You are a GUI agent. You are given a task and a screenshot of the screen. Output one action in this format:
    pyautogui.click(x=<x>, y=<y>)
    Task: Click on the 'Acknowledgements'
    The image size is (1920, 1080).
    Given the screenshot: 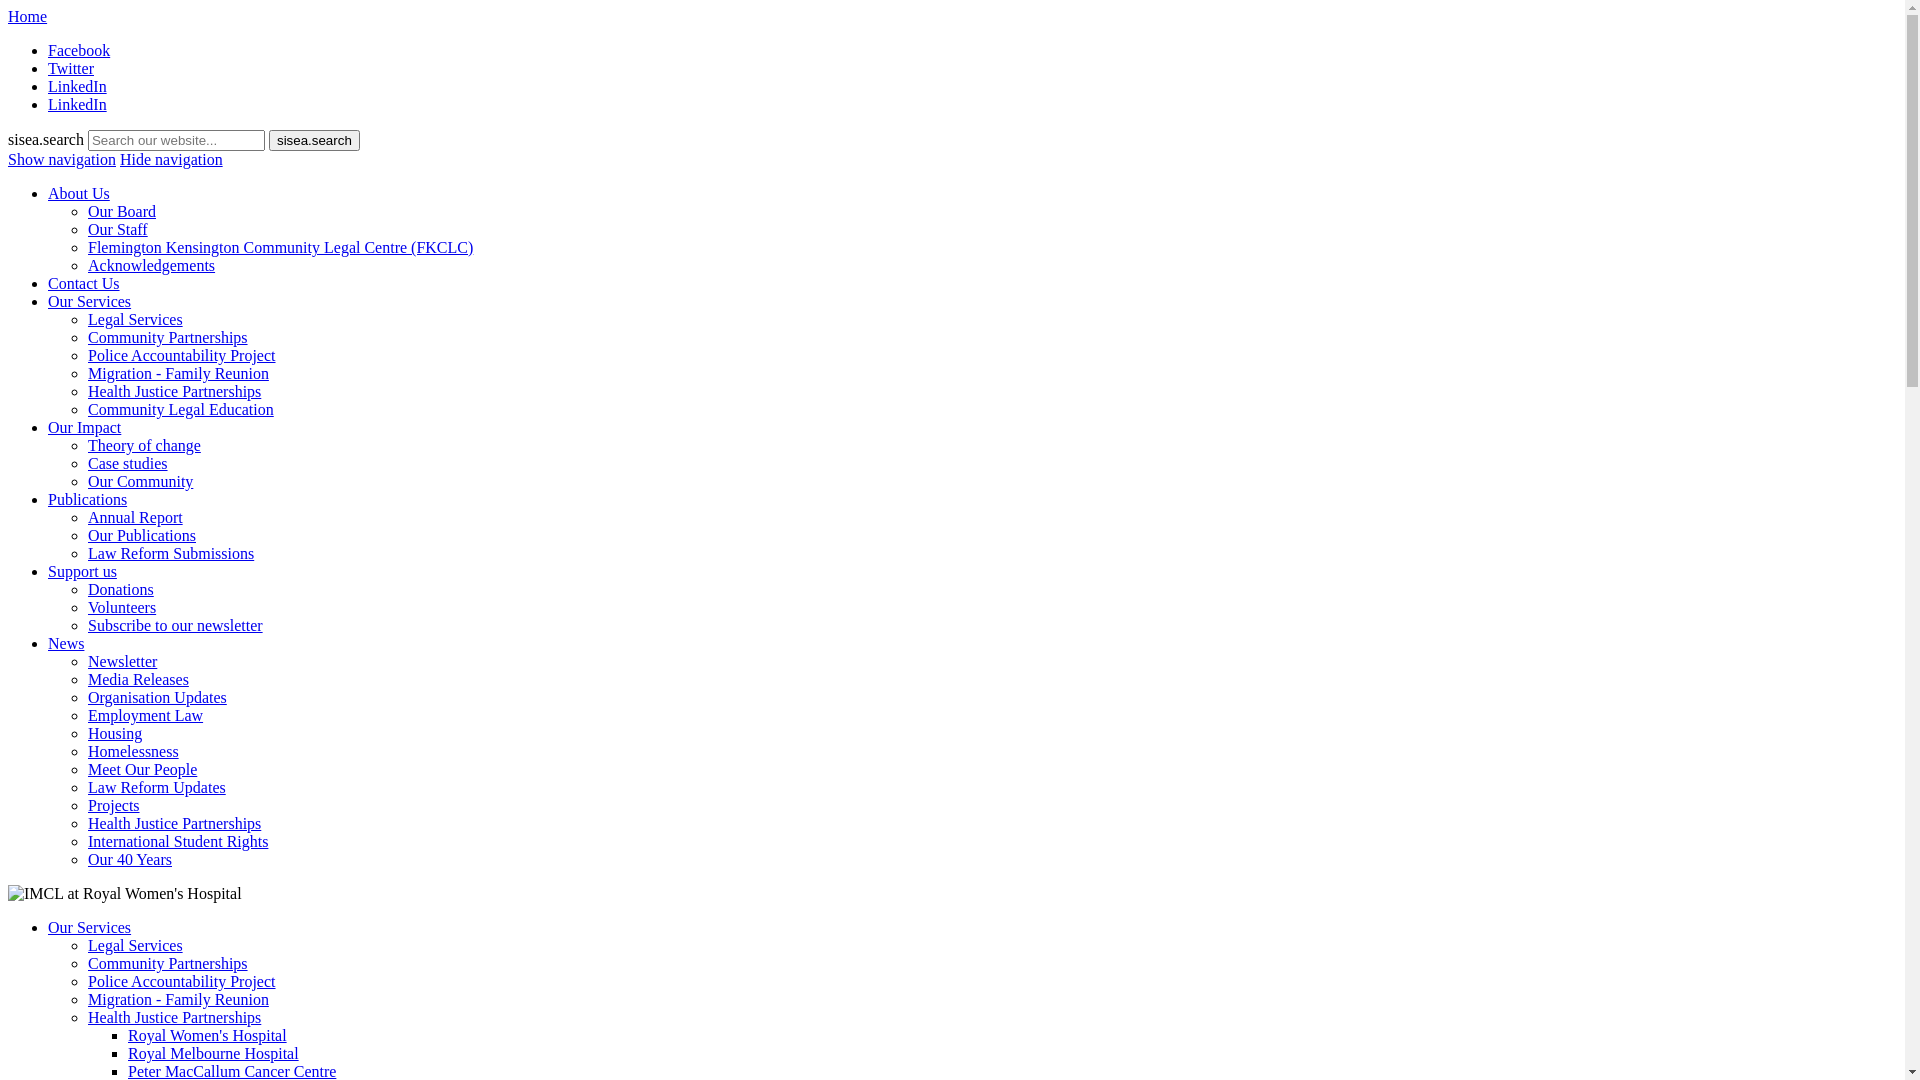 What is the action you would take?
    pyautogui.click(x=86, y=264)
    